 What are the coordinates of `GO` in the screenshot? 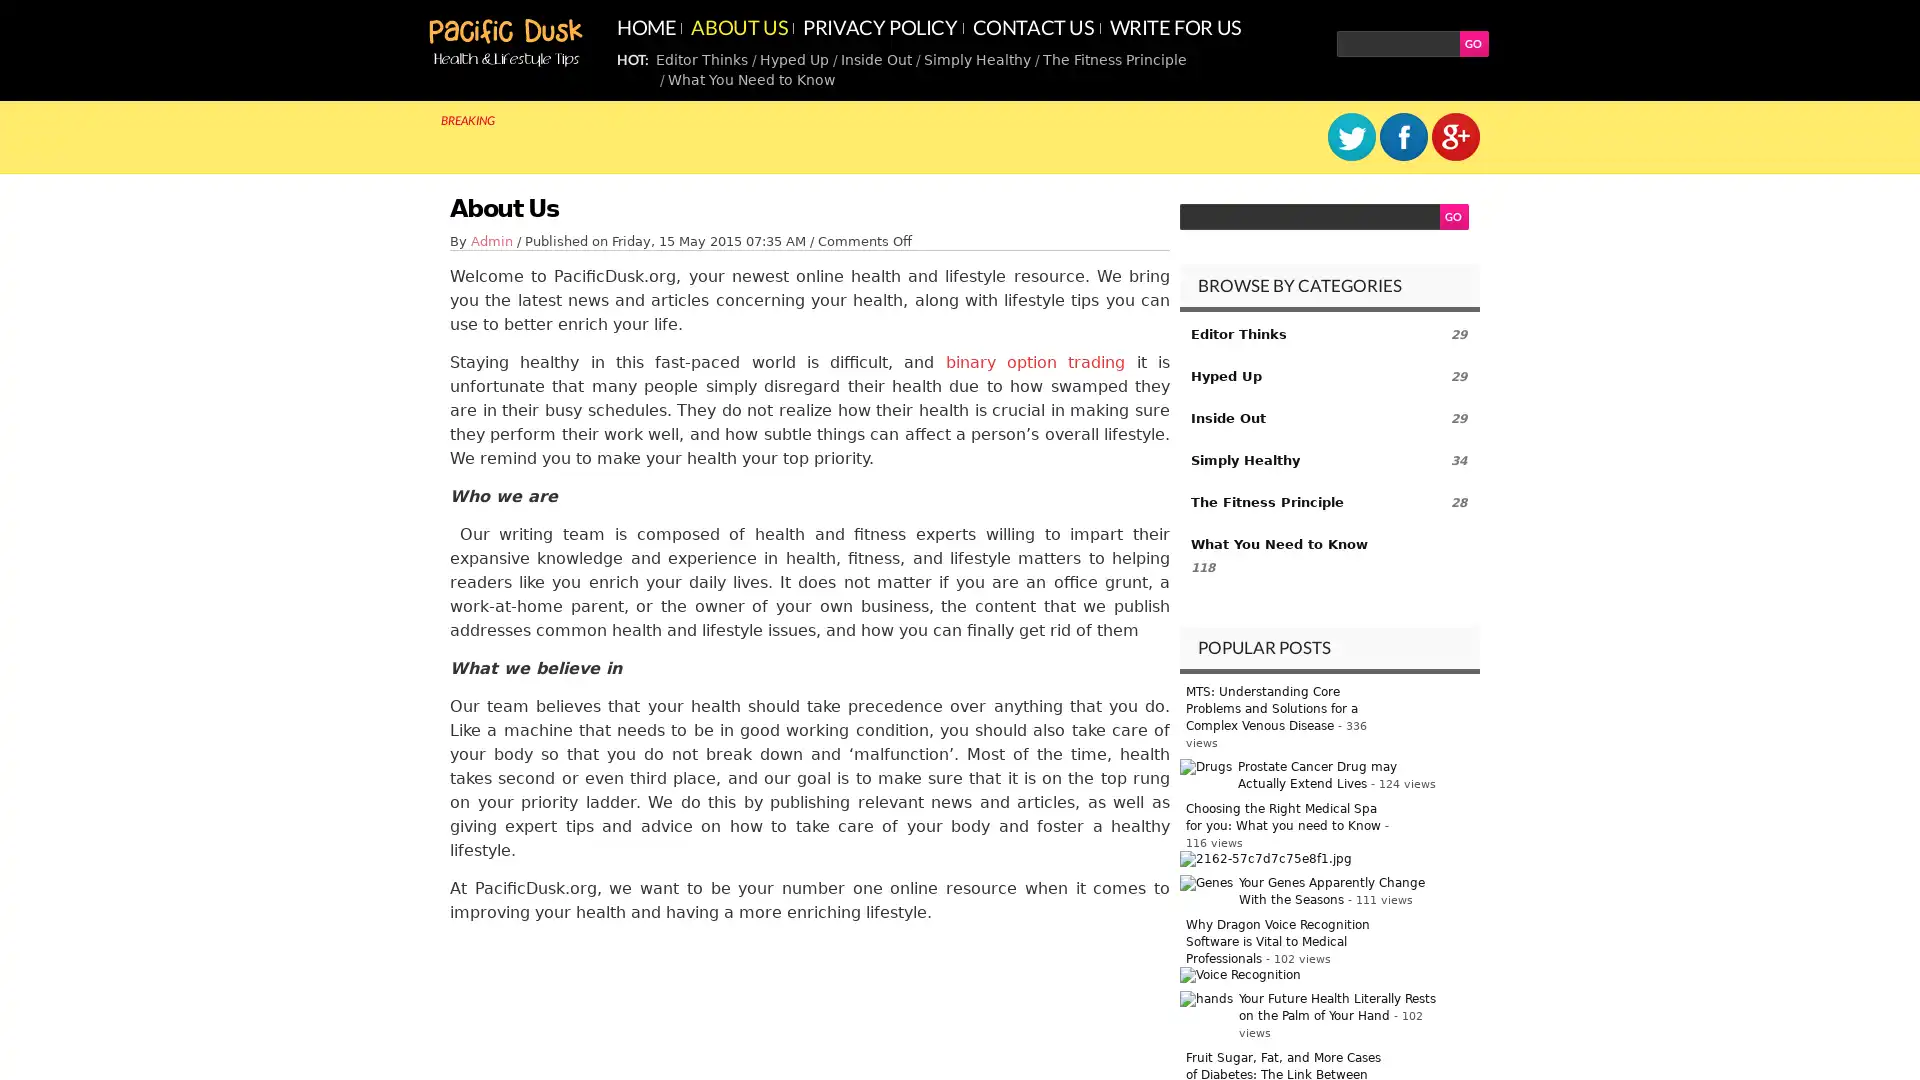 It's located at (1454, 216).